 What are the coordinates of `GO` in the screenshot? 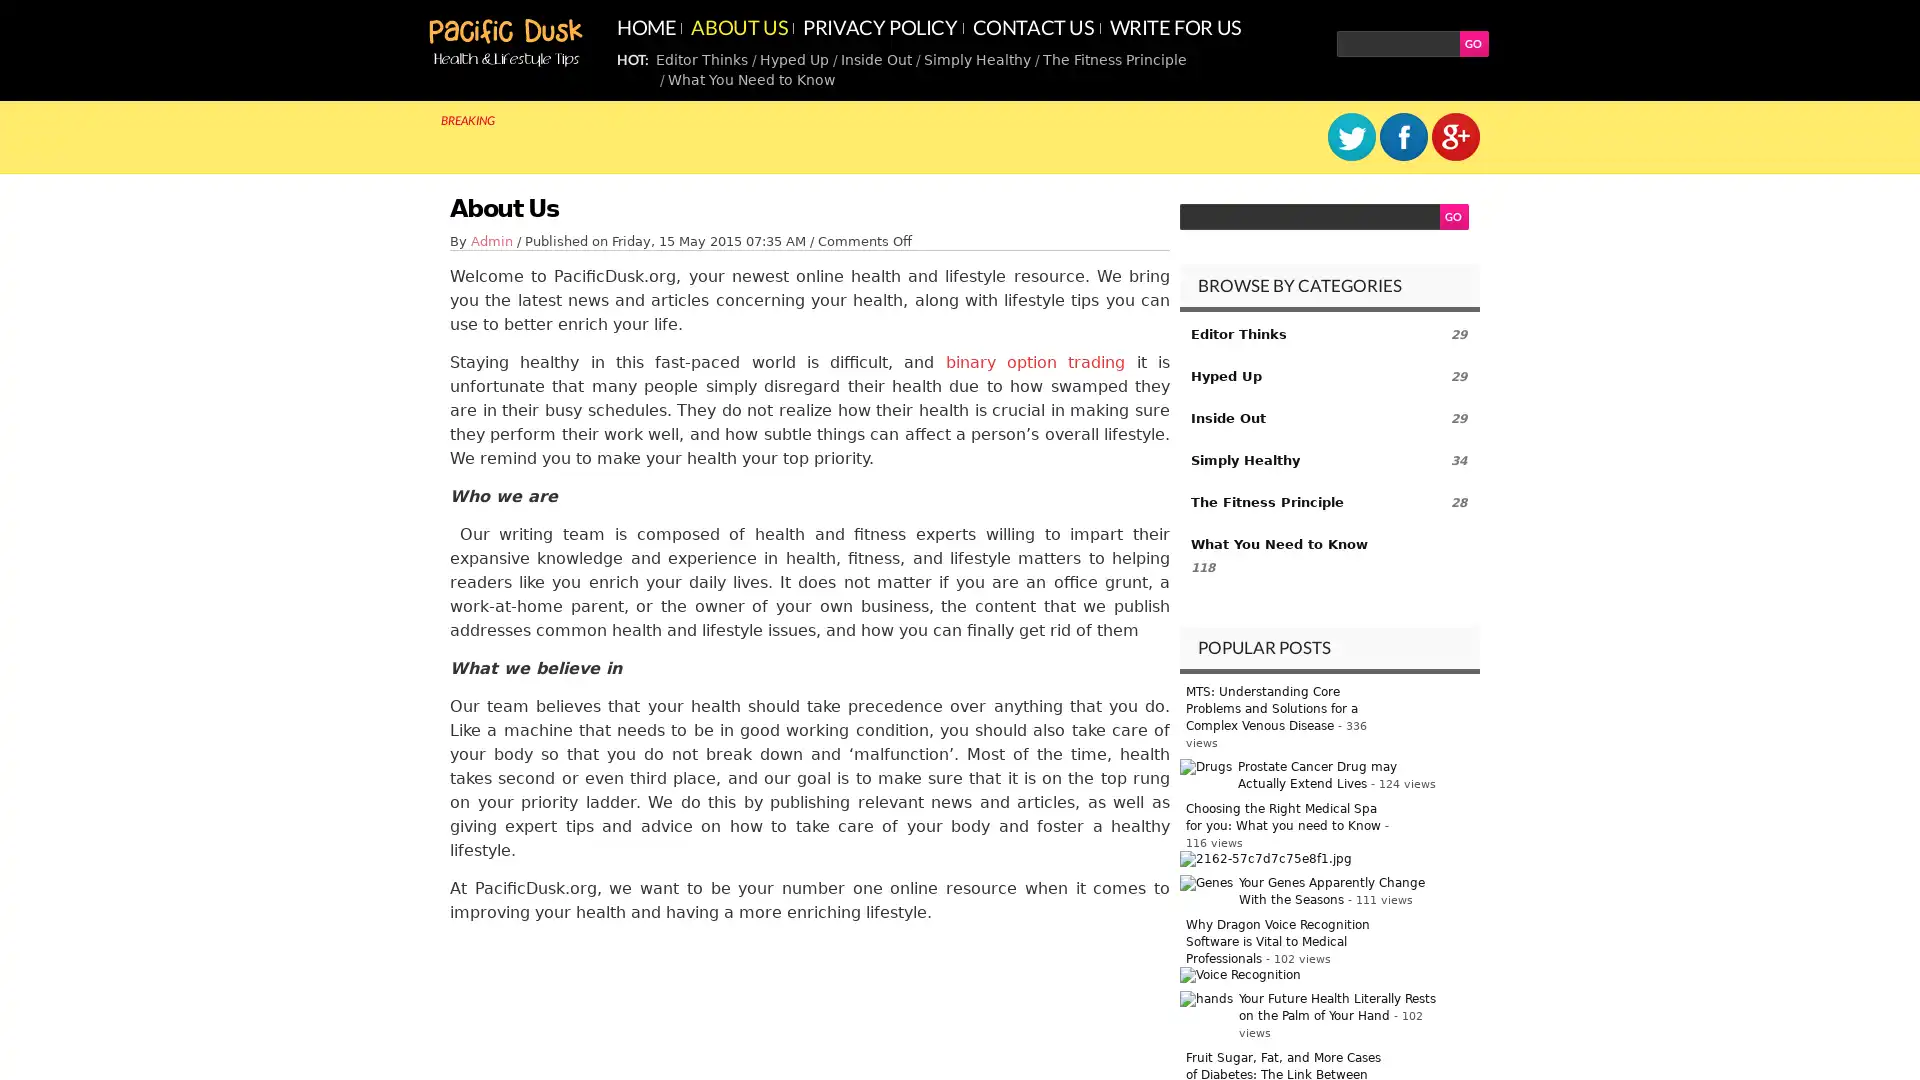 It's located at (1454, 216).